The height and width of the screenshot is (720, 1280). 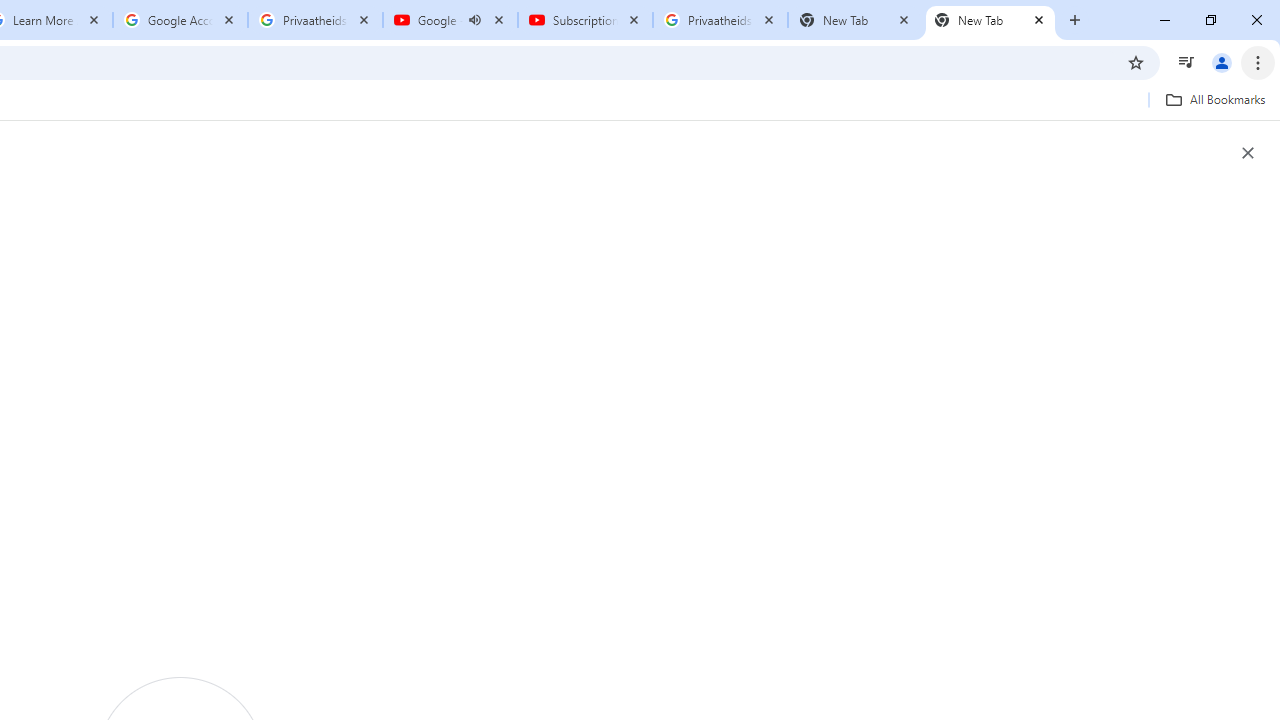 What do you see at coordinates (449, 20) in the screenshot?
I see `'Google - YouTube - Audio playing'` at bounding box center [449, 20].